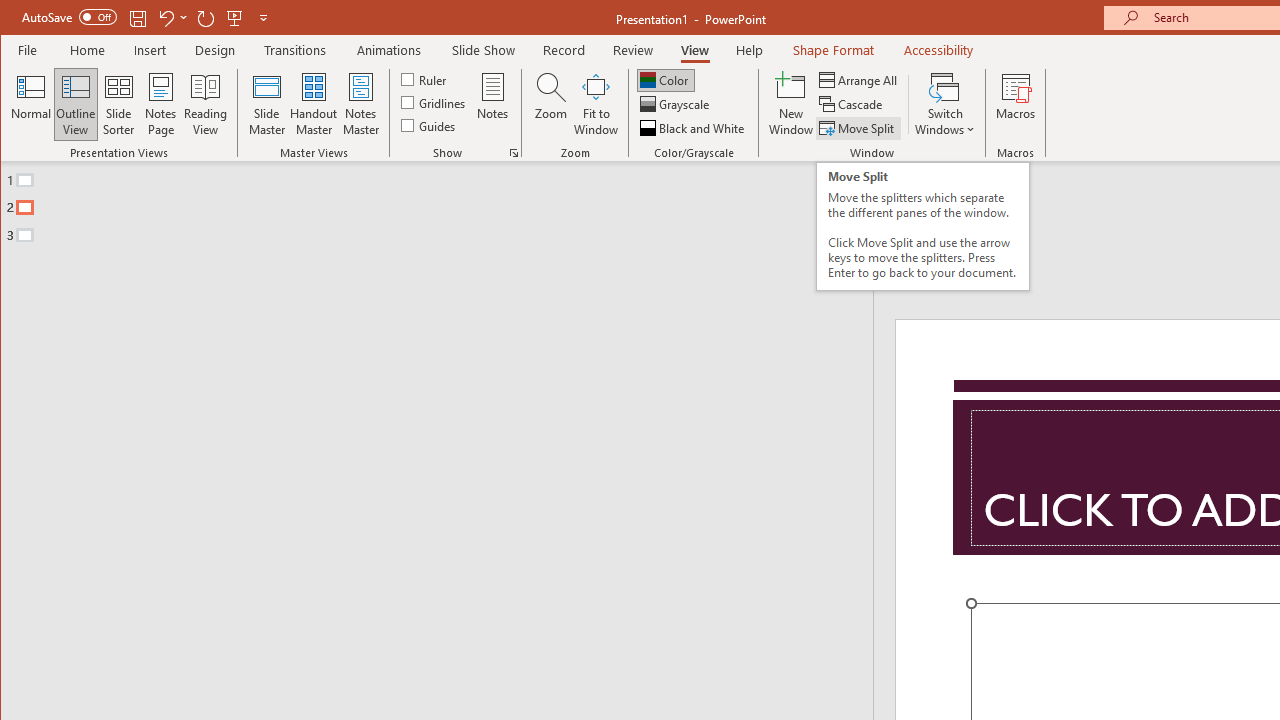  What do you see at coordinates (424, 78) in the screenshot?
I see `'Ruler'` at bounding box center [424, 78].